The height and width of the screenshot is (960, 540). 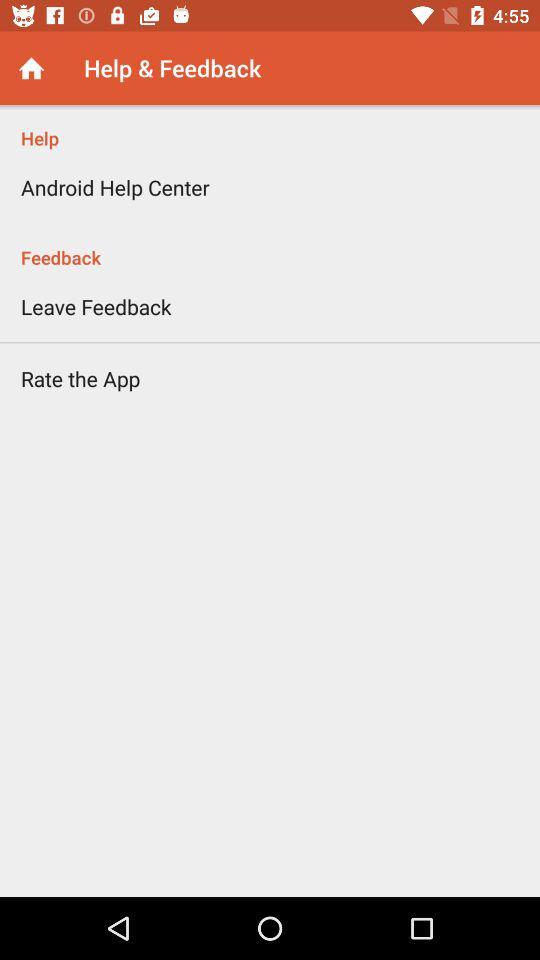 What do you see at coordinates (30, 68) in the screenshot?
I see `go home` at bounding box center [30, 68].